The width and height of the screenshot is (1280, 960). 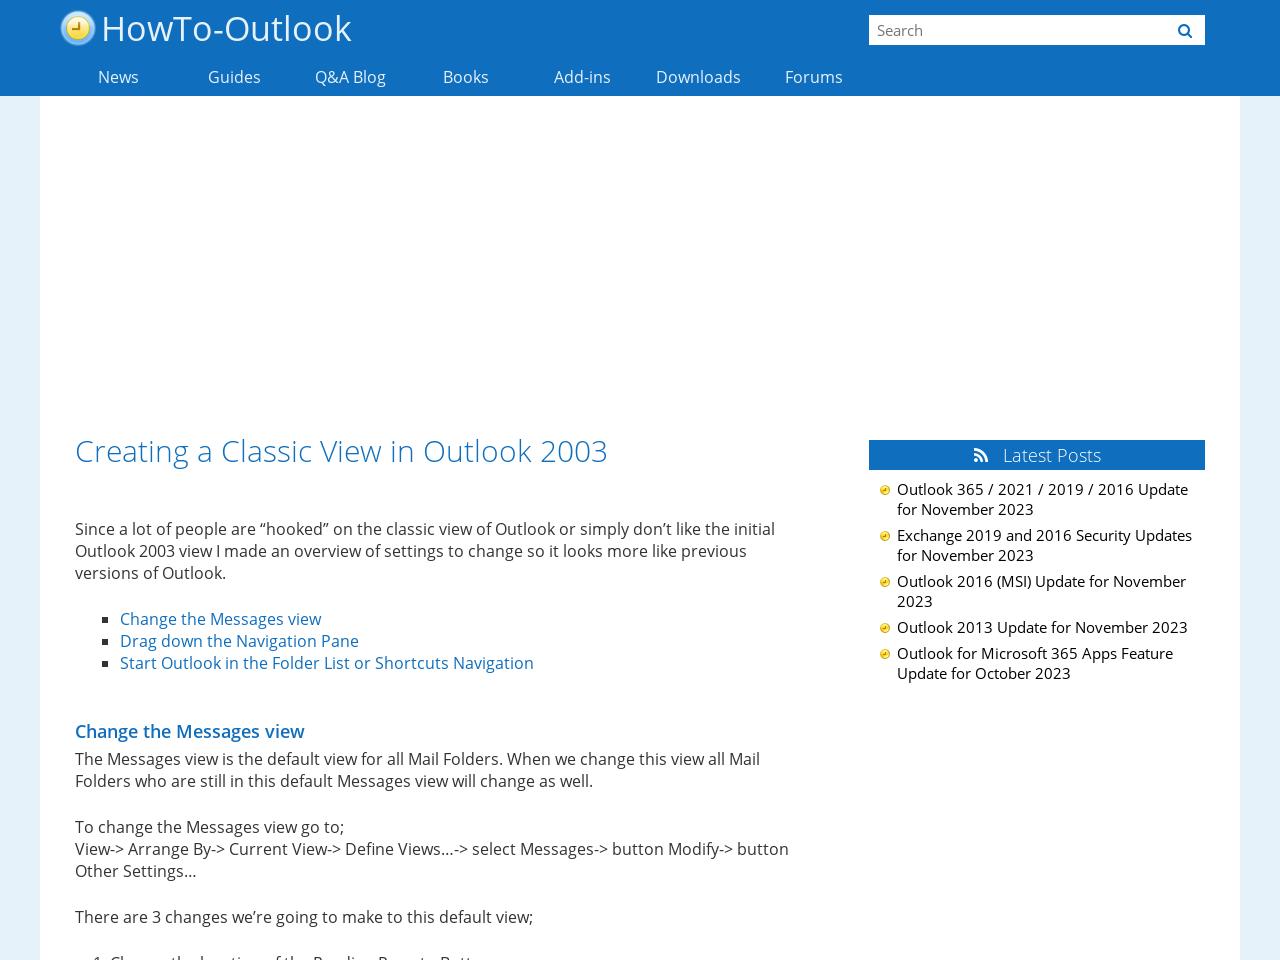 I want to click on 'News', so click(x=116, y=76).